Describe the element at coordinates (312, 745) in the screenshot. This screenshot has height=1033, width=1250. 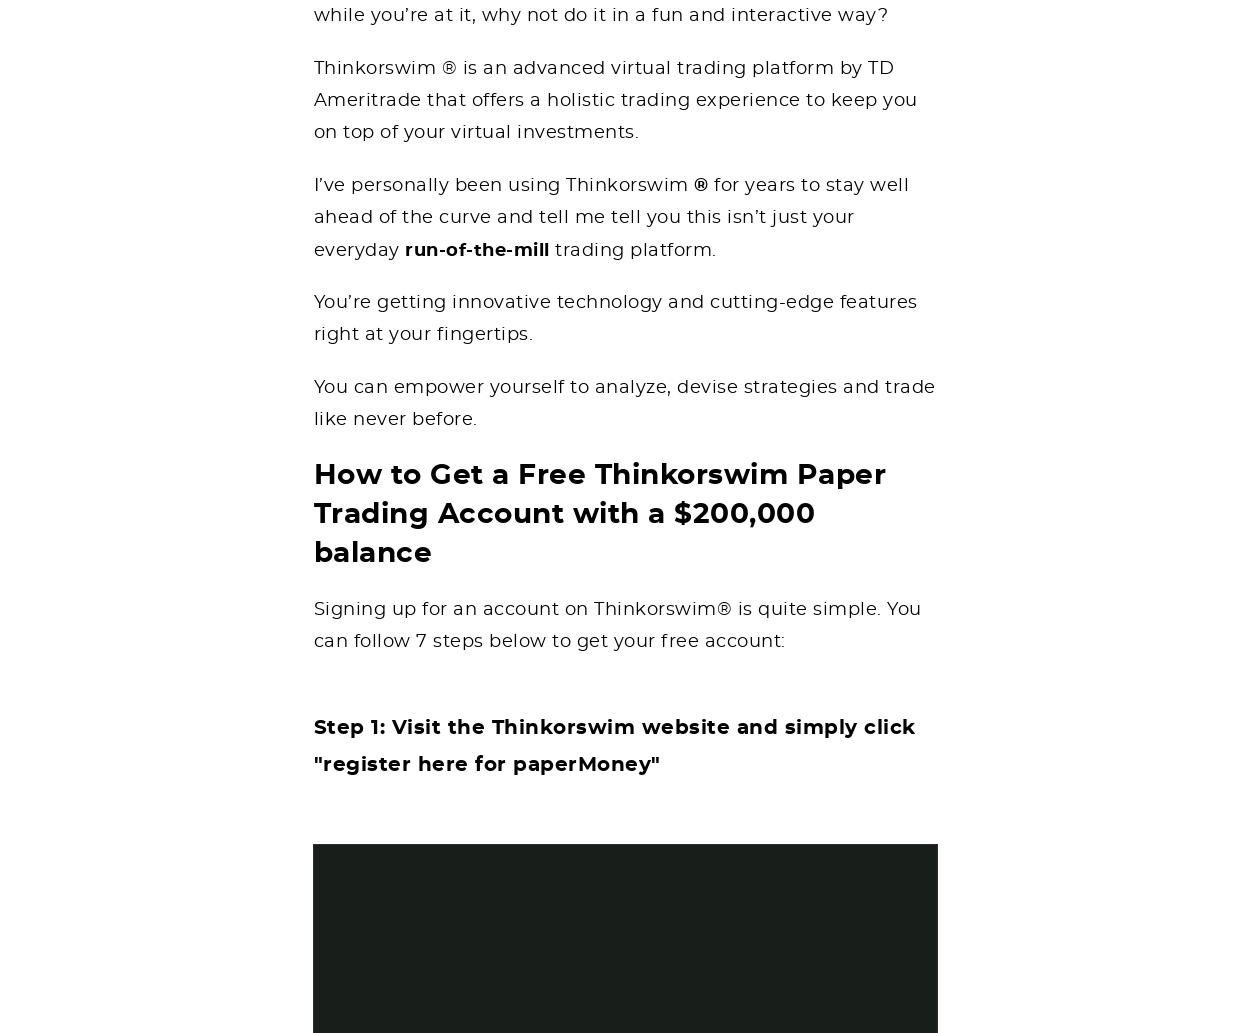
I see `'Step 1: Visit the Thinkorswim website and simply click "register here for paperMoney"'` at that location.